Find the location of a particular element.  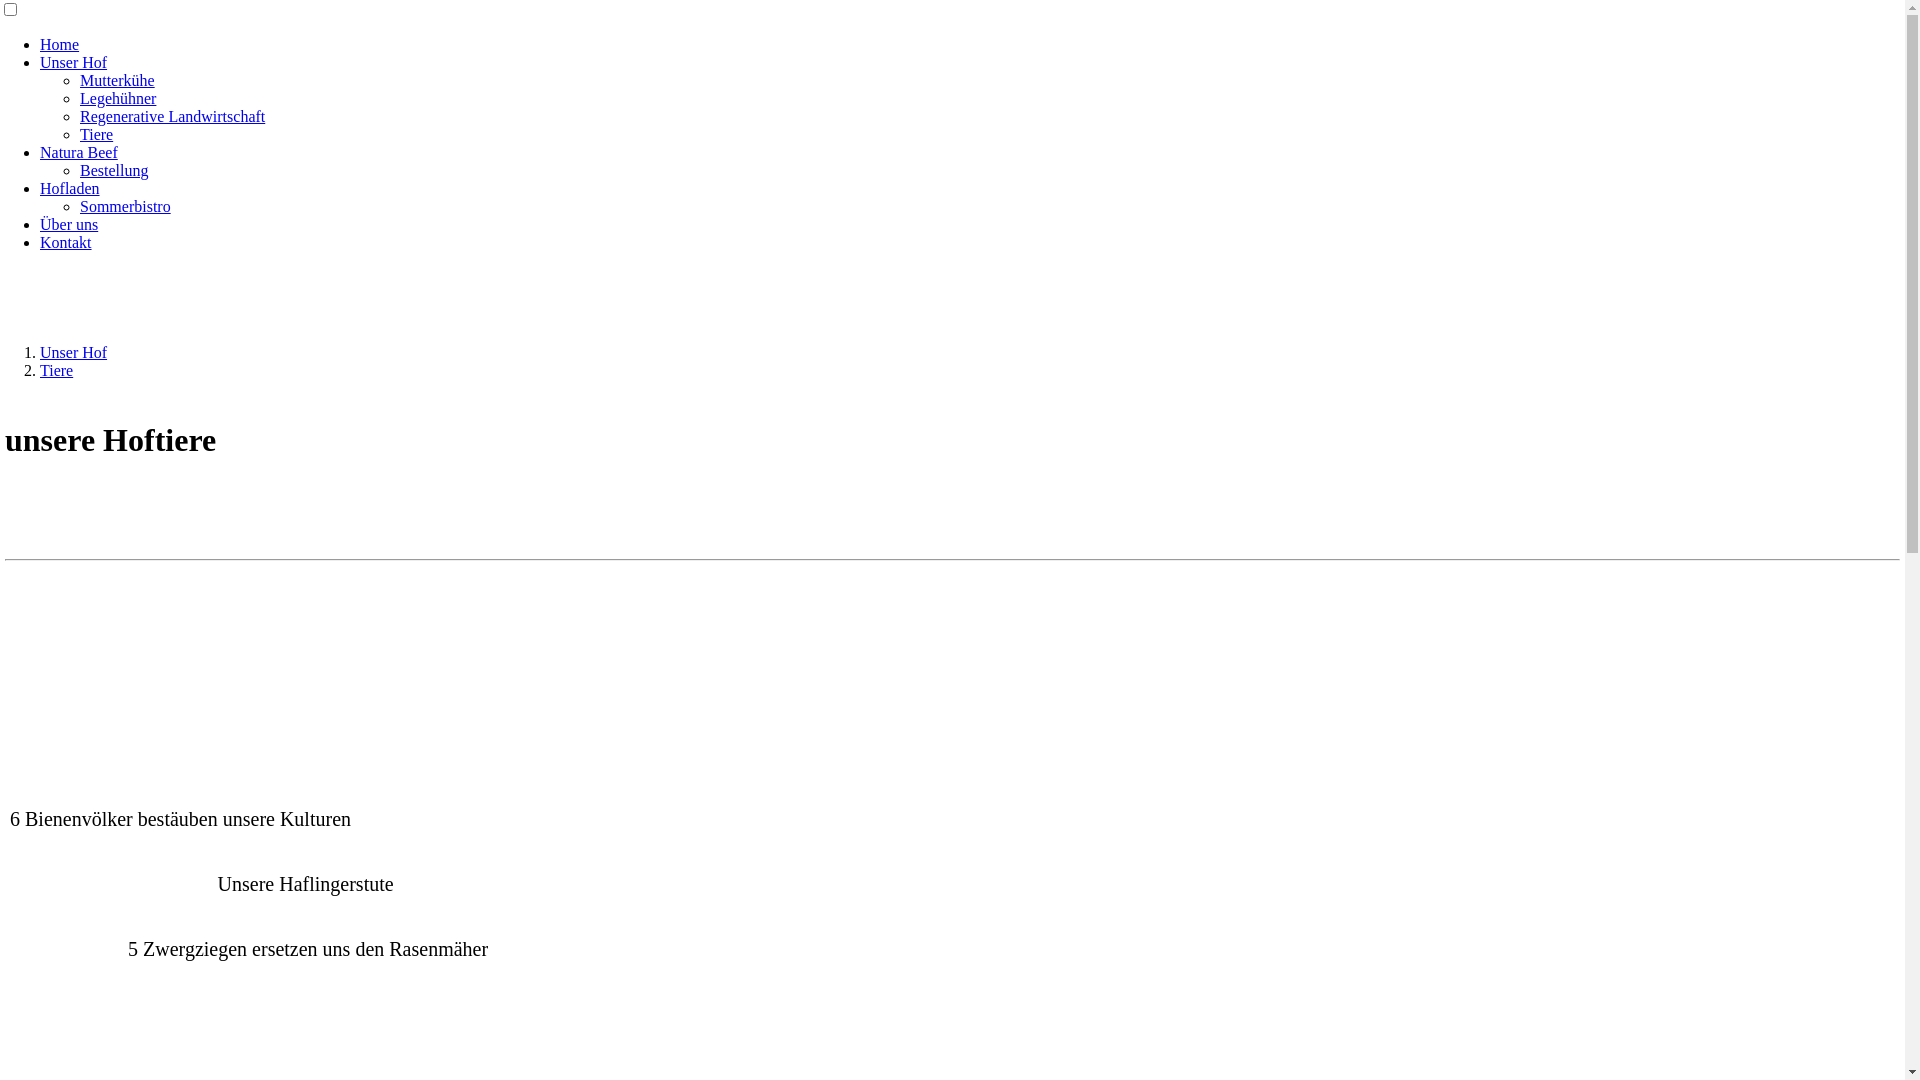

'Kontakt' is located at coordinates (66, 241).